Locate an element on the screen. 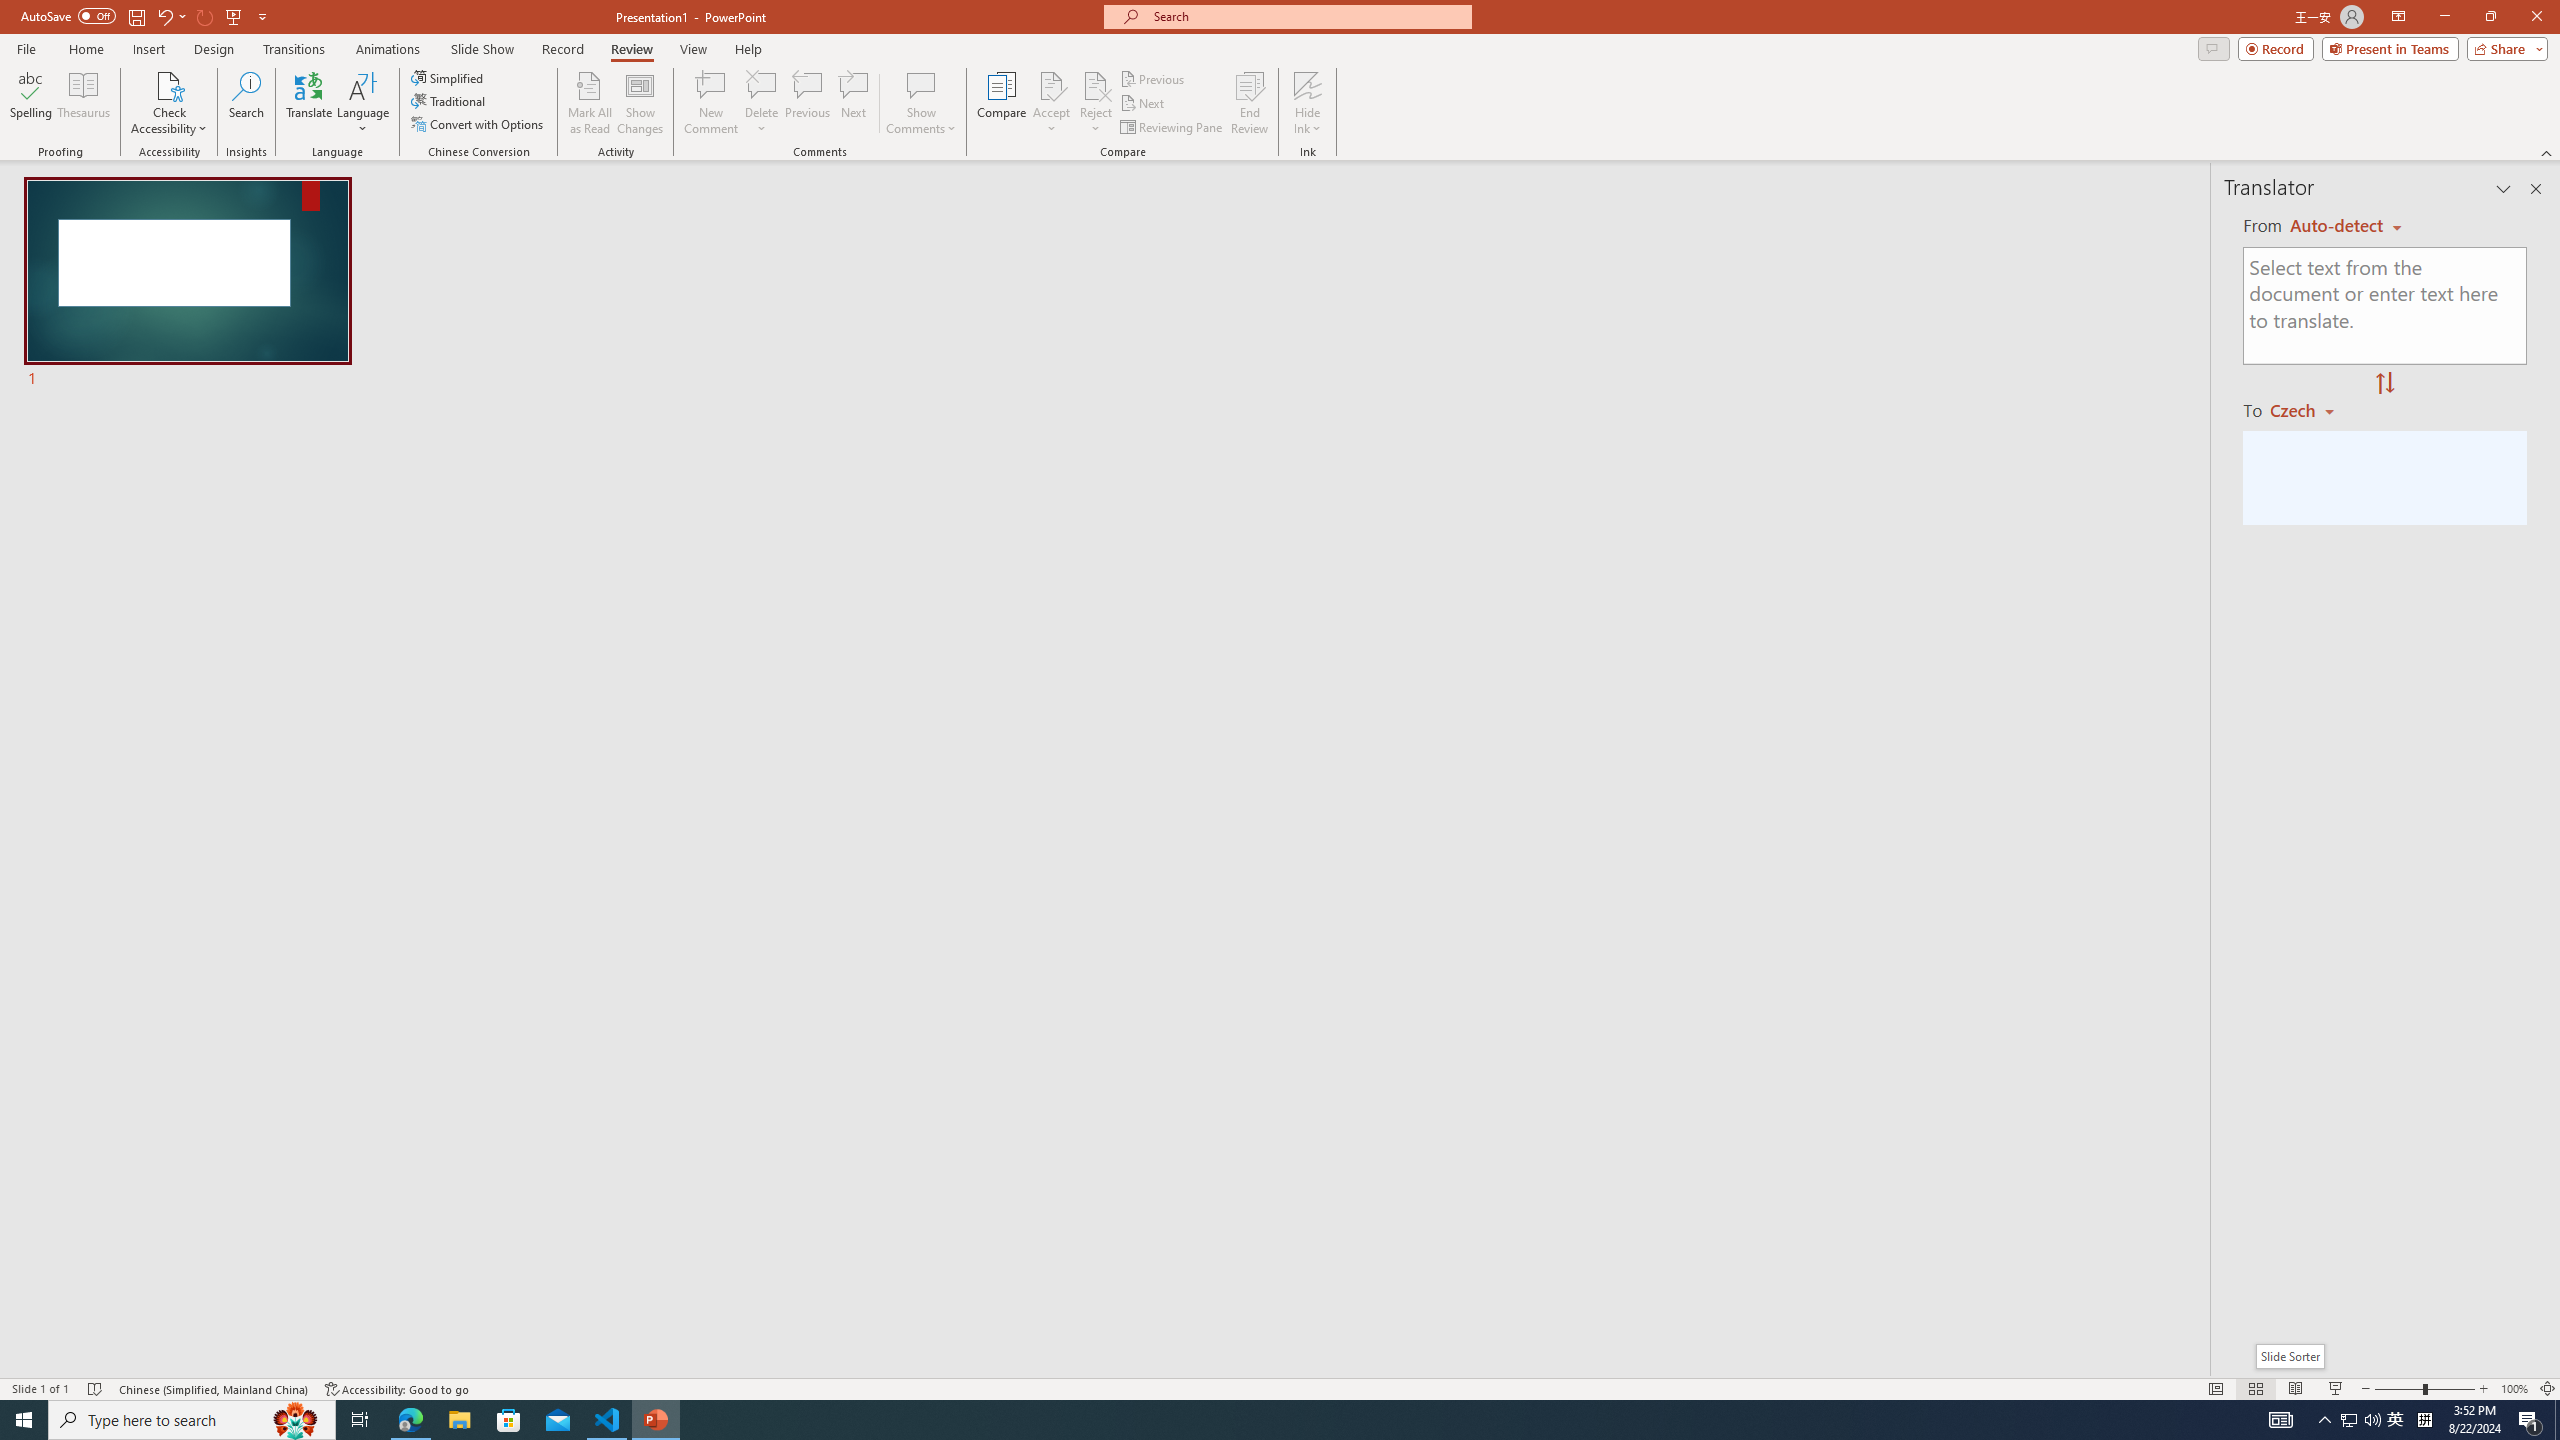 Image resolution: width=2560 pixels, height=1440 pixels. 'Reviewing Pane' is located at coordinates (1171, 127).